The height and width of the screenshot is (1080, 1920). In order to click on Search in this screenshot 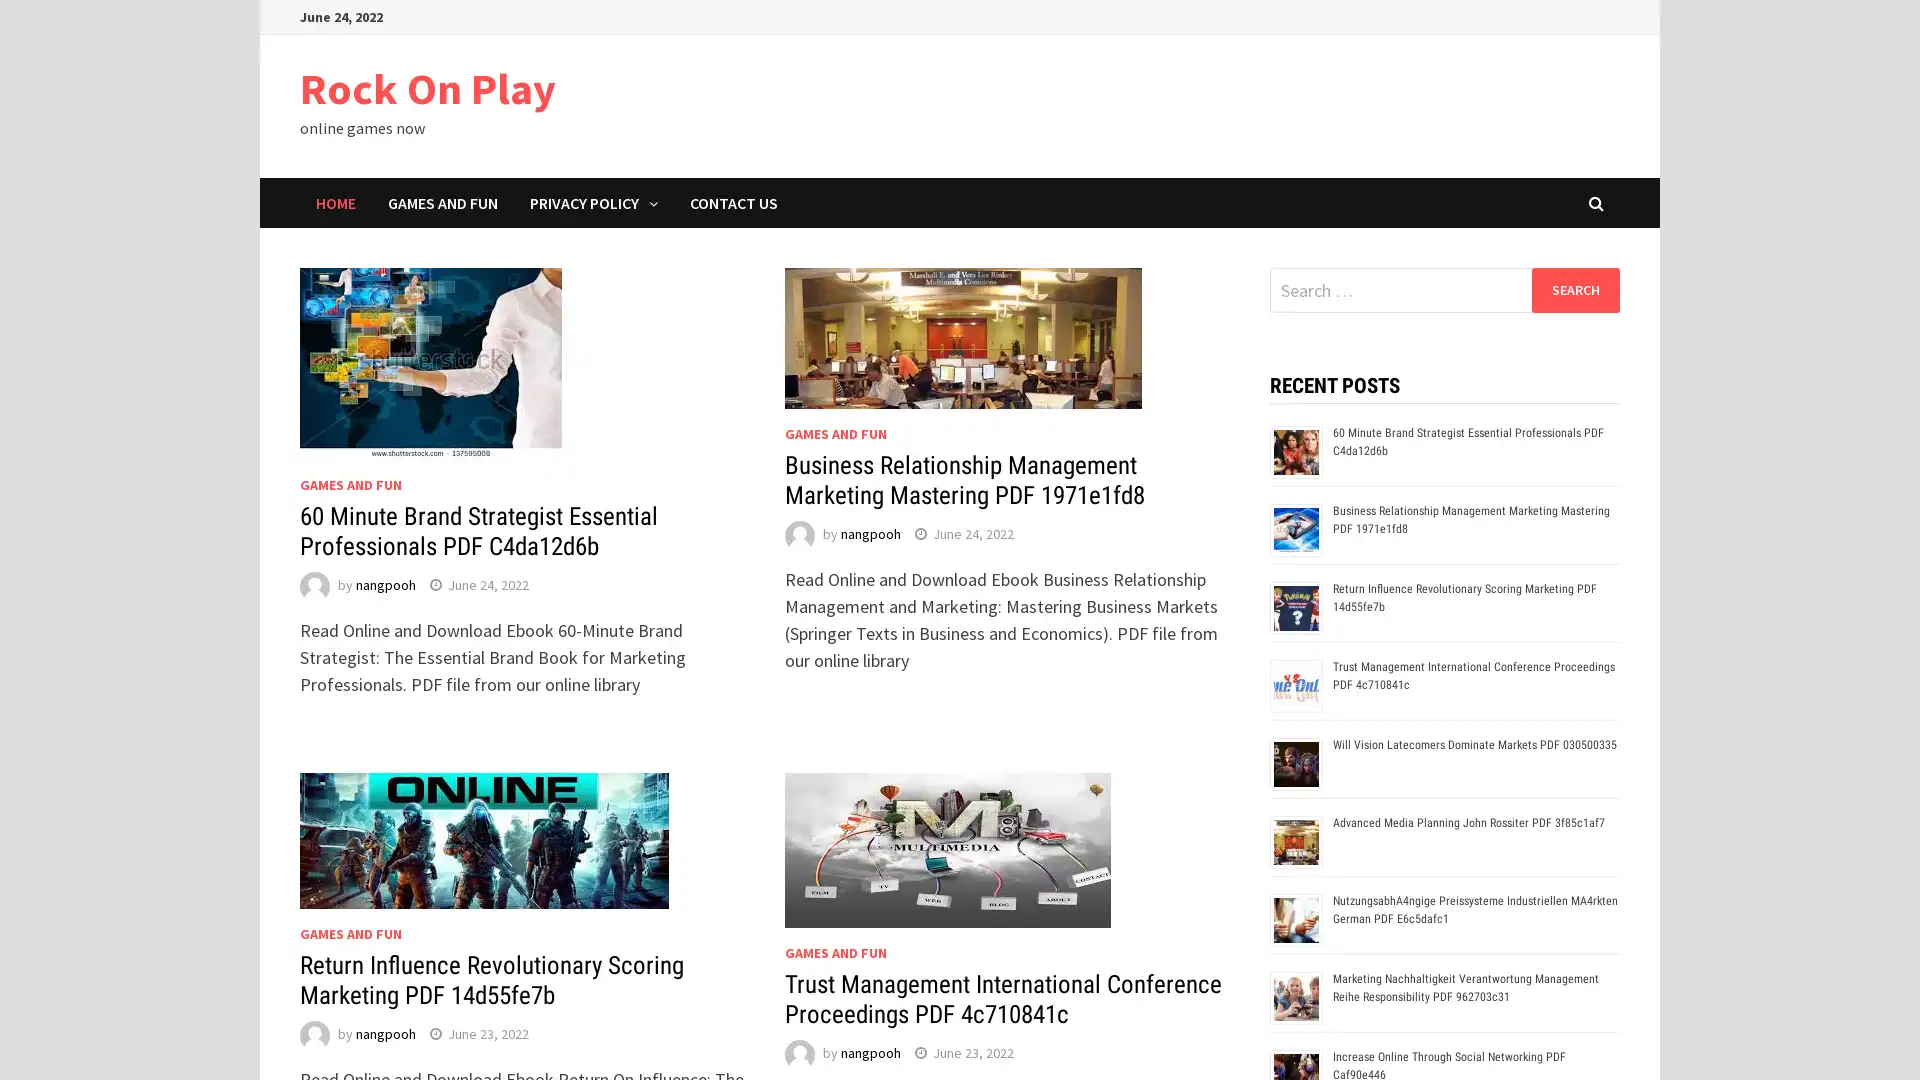, I will do `click(1574, 289)`.